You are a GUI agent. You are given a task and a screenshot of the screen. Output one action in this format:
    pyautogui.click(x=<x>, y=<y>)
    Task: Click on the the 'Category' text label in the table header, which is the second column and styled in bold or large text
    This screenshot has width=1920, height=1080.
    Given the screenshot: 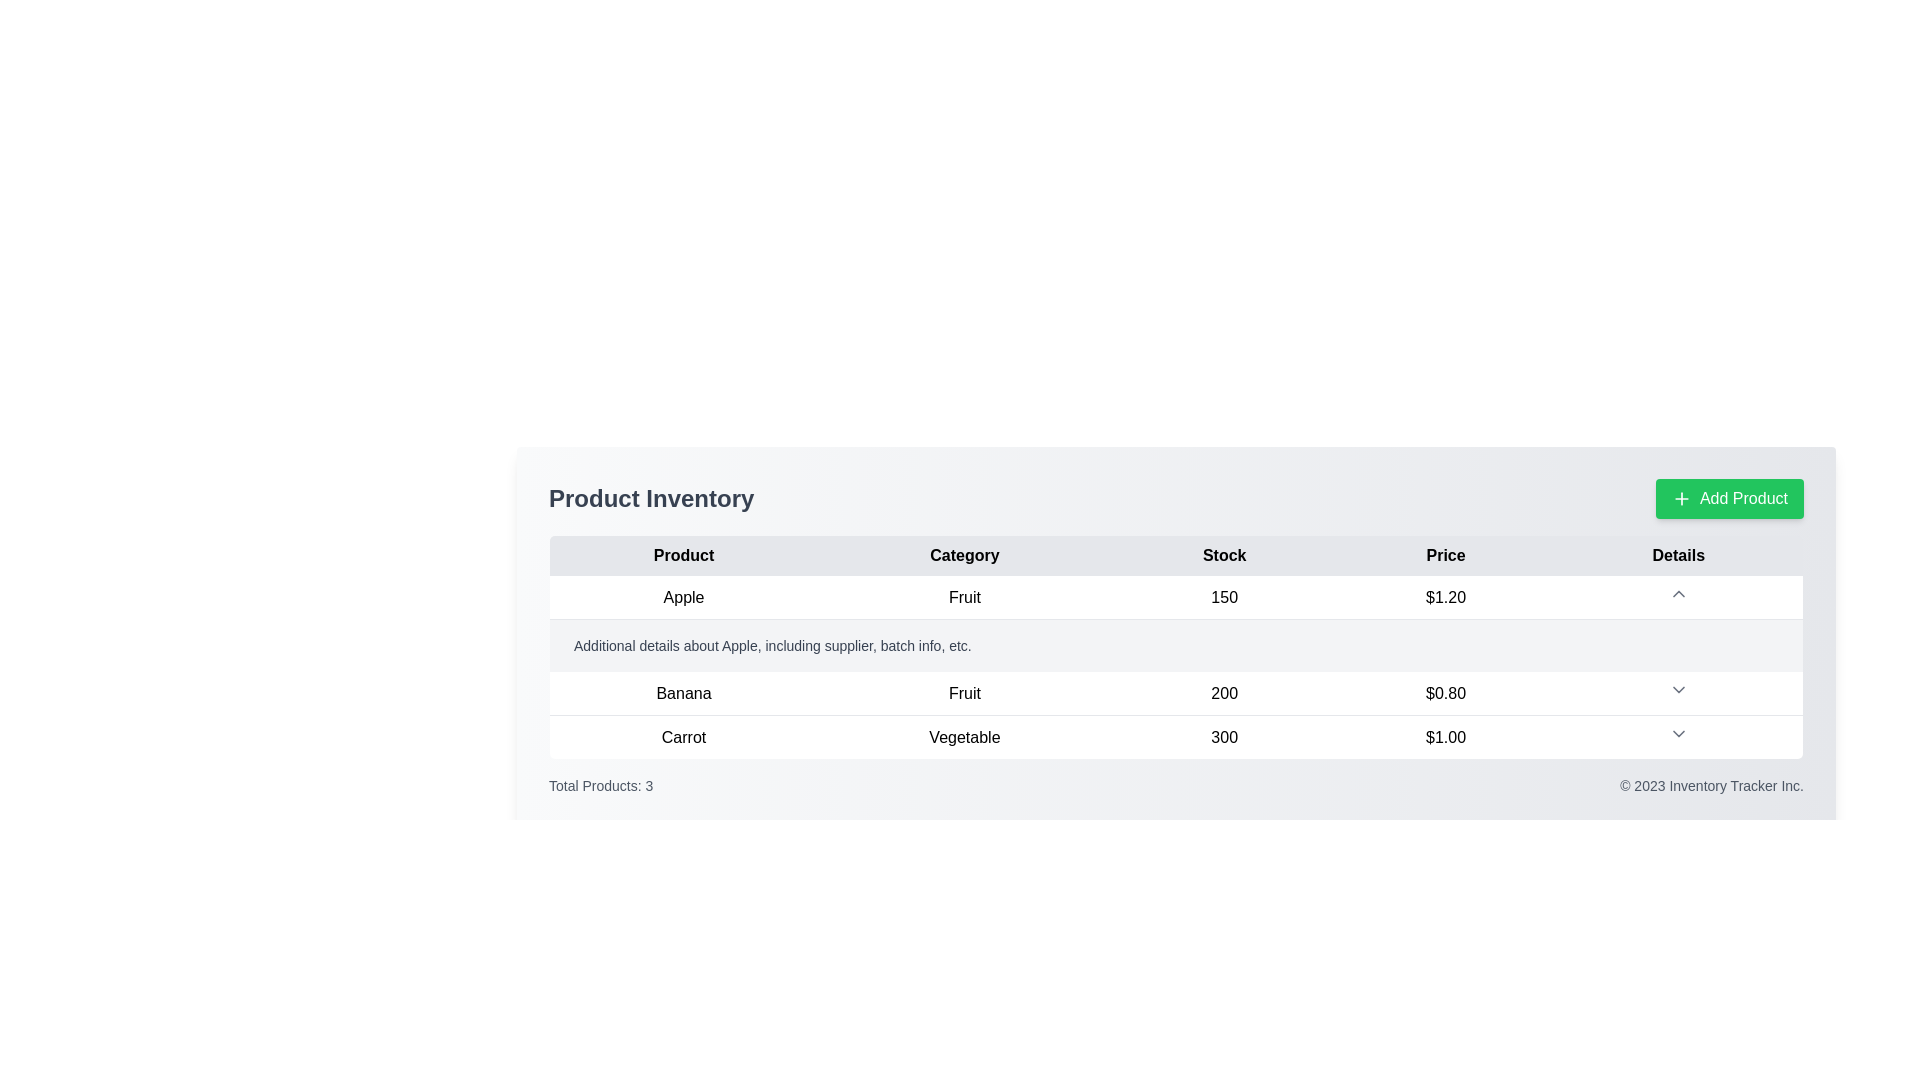 What is the action you would take?
    pyautogui.click(x=964, y=555)
    